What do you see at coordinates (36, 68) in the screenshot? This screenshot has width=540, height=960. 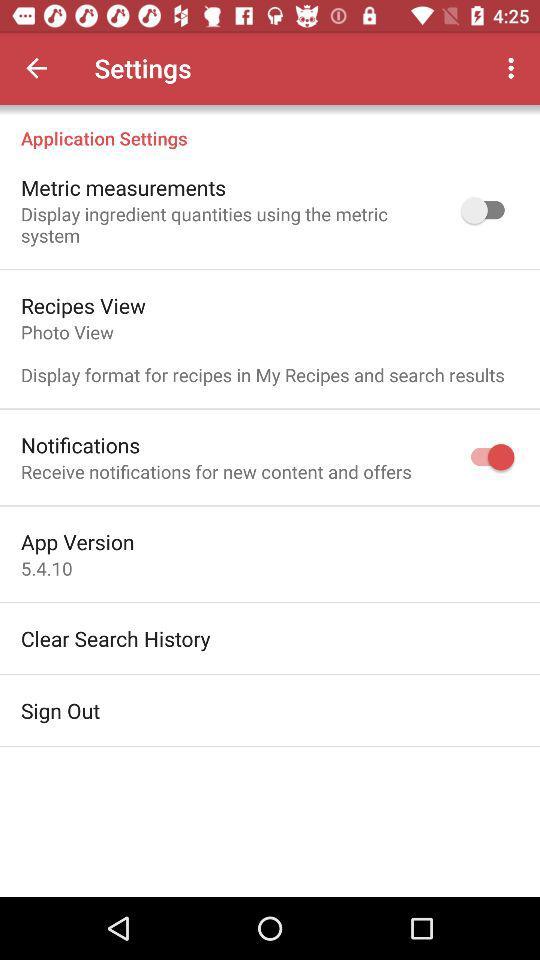 I see `icon next to settings icon` at bounding box center [36, 68].